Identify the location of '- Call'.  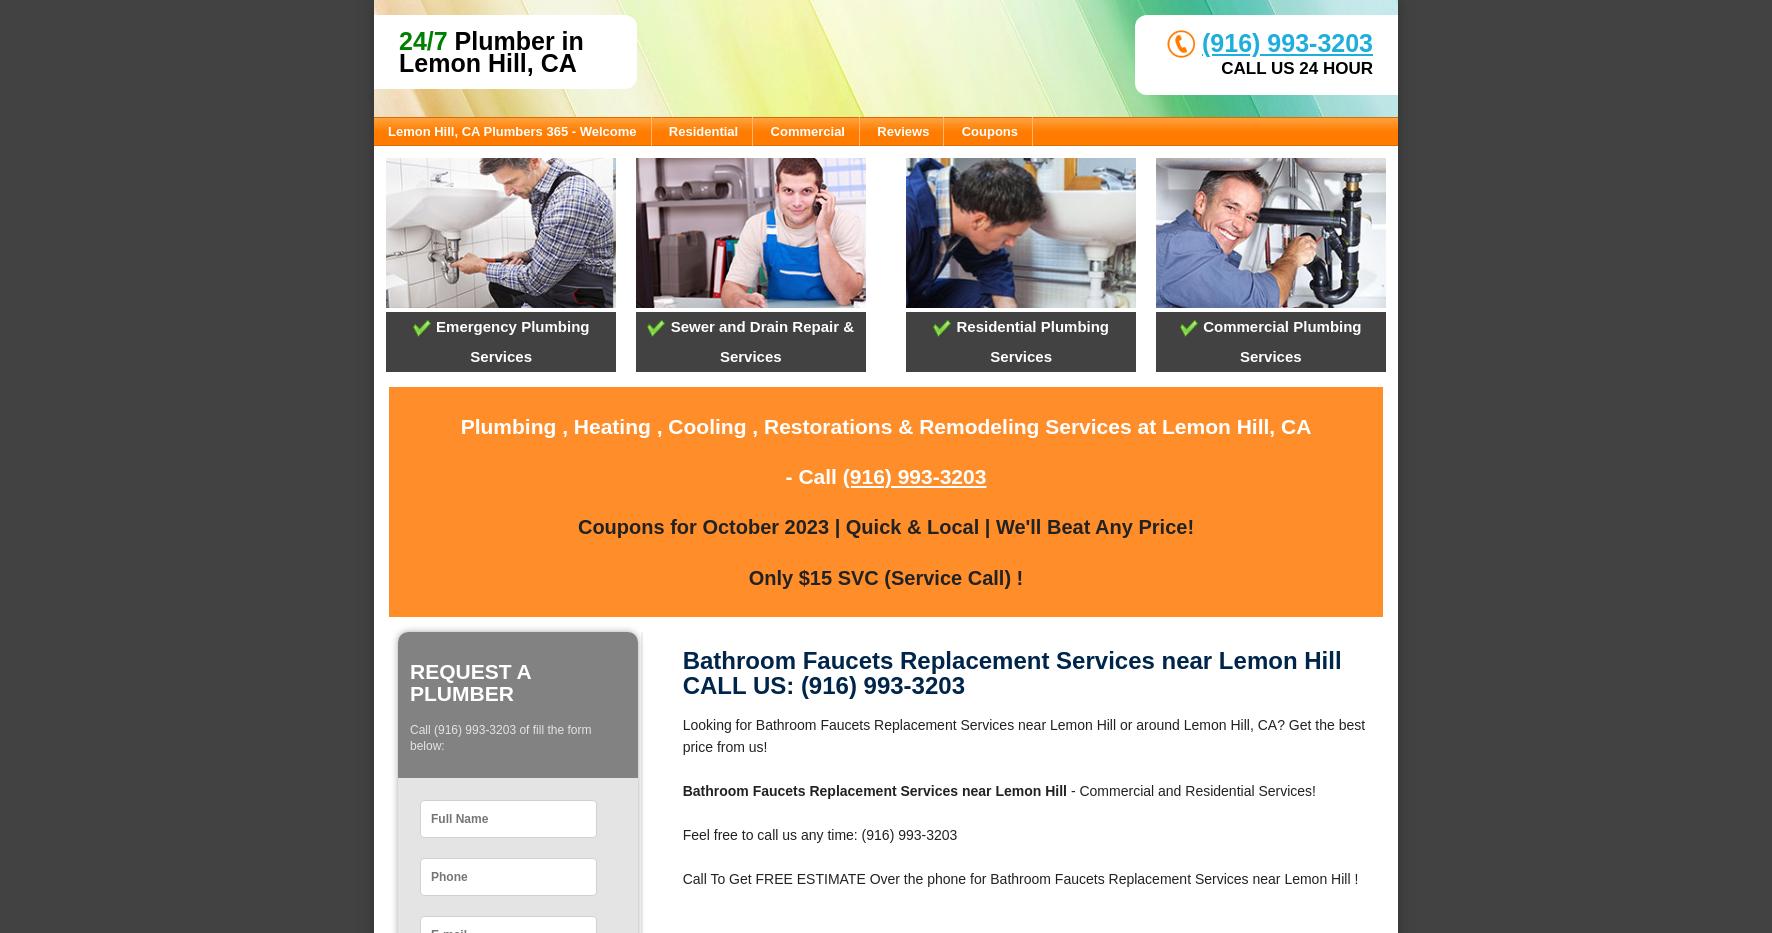
(813, 475).